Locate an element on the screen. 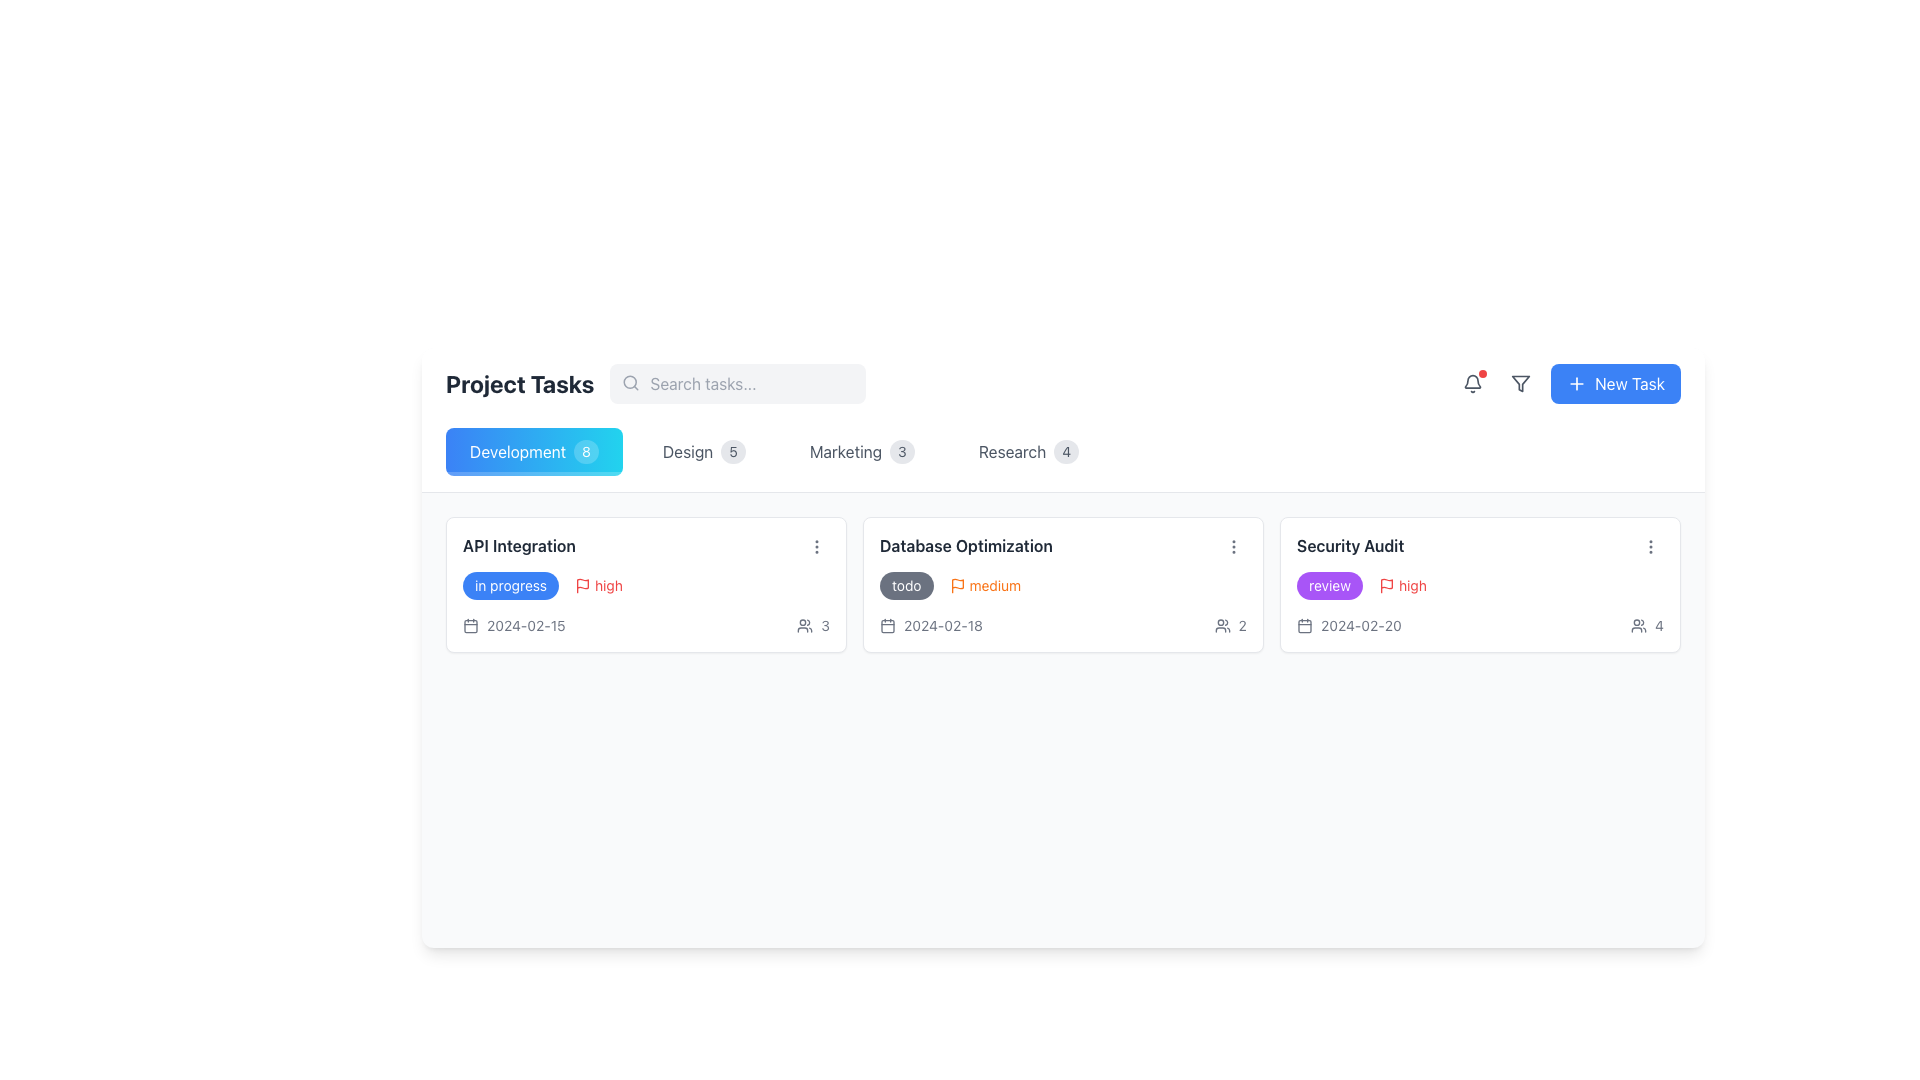  the 'medium' priority indicator text within the 'Database Optimization' task card is located at coordinates (995, 585).